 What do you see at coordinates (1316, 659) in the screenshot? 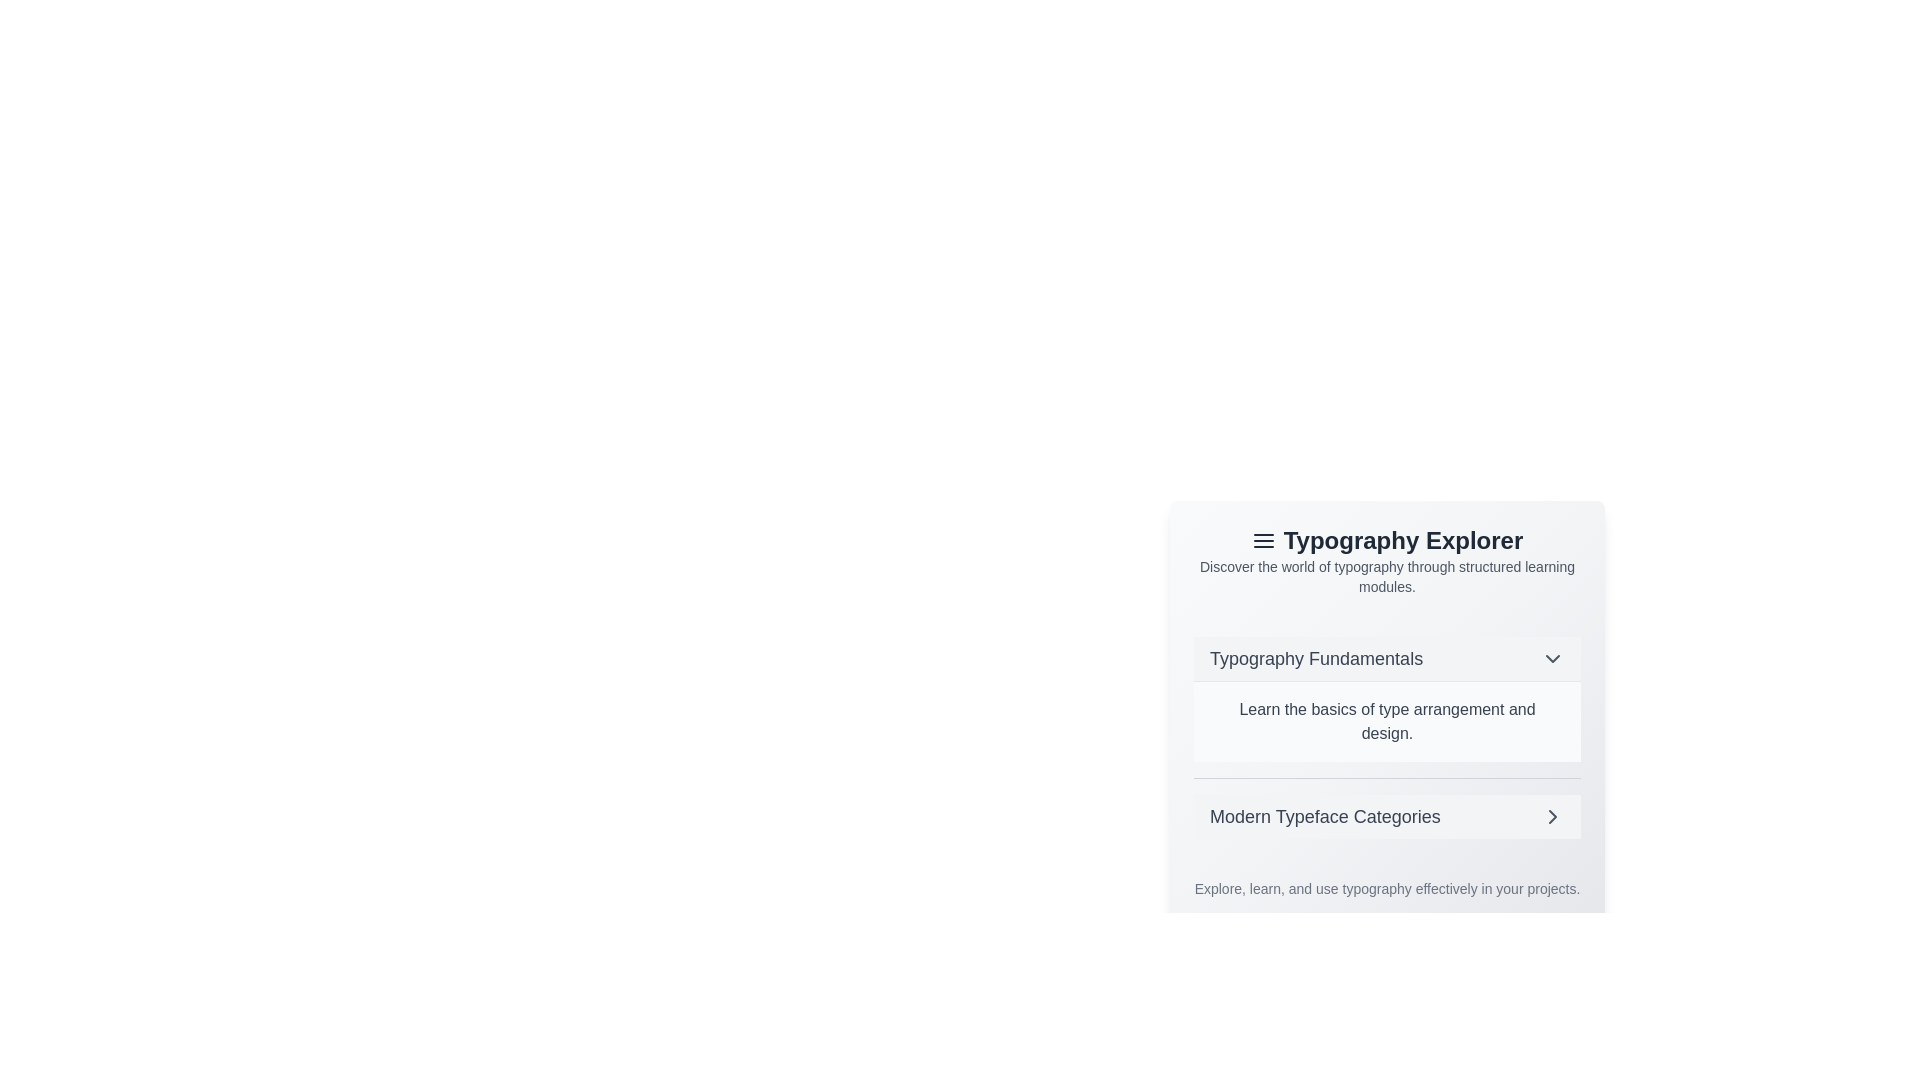
I see `the 'Typography Fundamentals' text label to navigate to related content` at bounding box center [1316, 659].